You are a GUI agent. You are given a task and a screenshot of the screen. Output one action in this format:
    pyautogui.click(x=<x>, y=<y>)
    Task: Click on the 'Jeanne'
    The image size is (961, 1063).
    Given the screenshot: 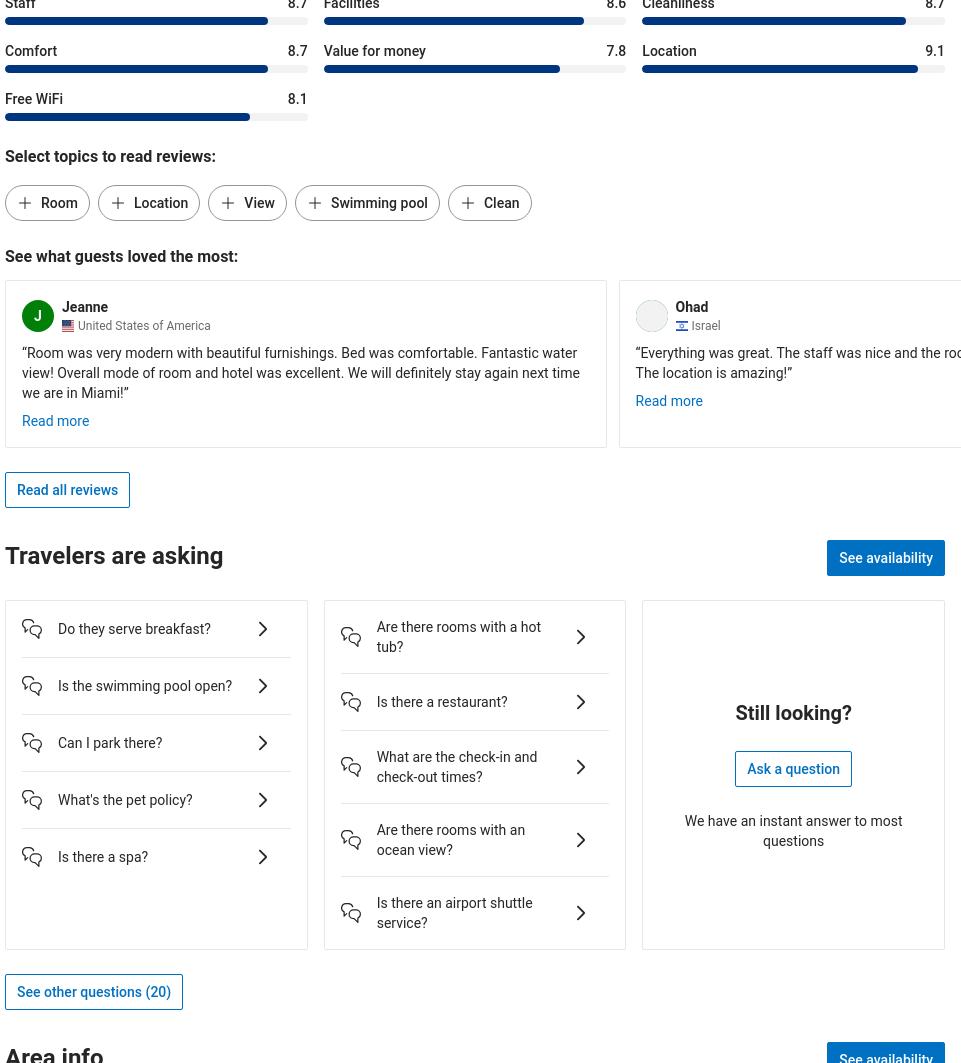 What is the action you would take?
    pyautogui.click(x=61, y=306)
    